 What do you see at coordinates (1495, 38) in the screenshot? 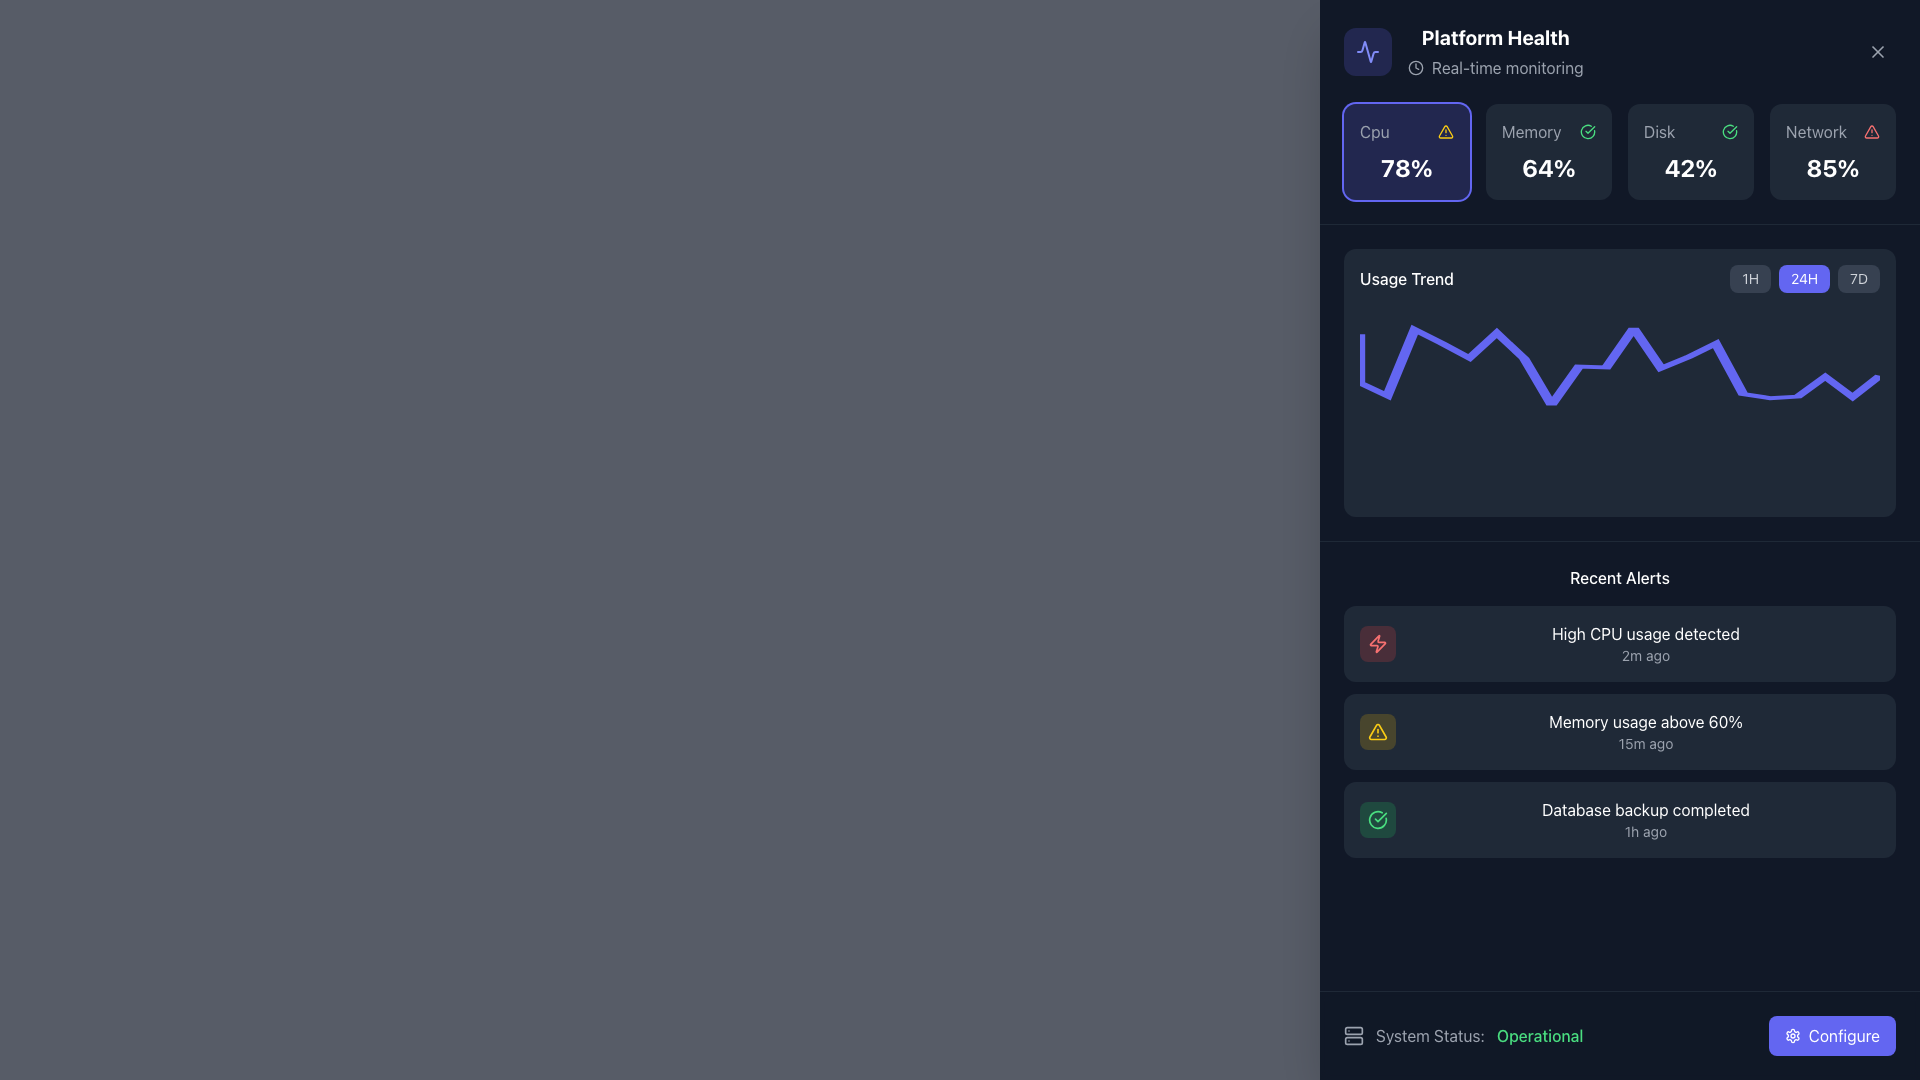
I see `displayed text 'Platform Health' from the bold, extra-large white text label located at the top of the right-hand side panel` at bounding box center [1495, 38].